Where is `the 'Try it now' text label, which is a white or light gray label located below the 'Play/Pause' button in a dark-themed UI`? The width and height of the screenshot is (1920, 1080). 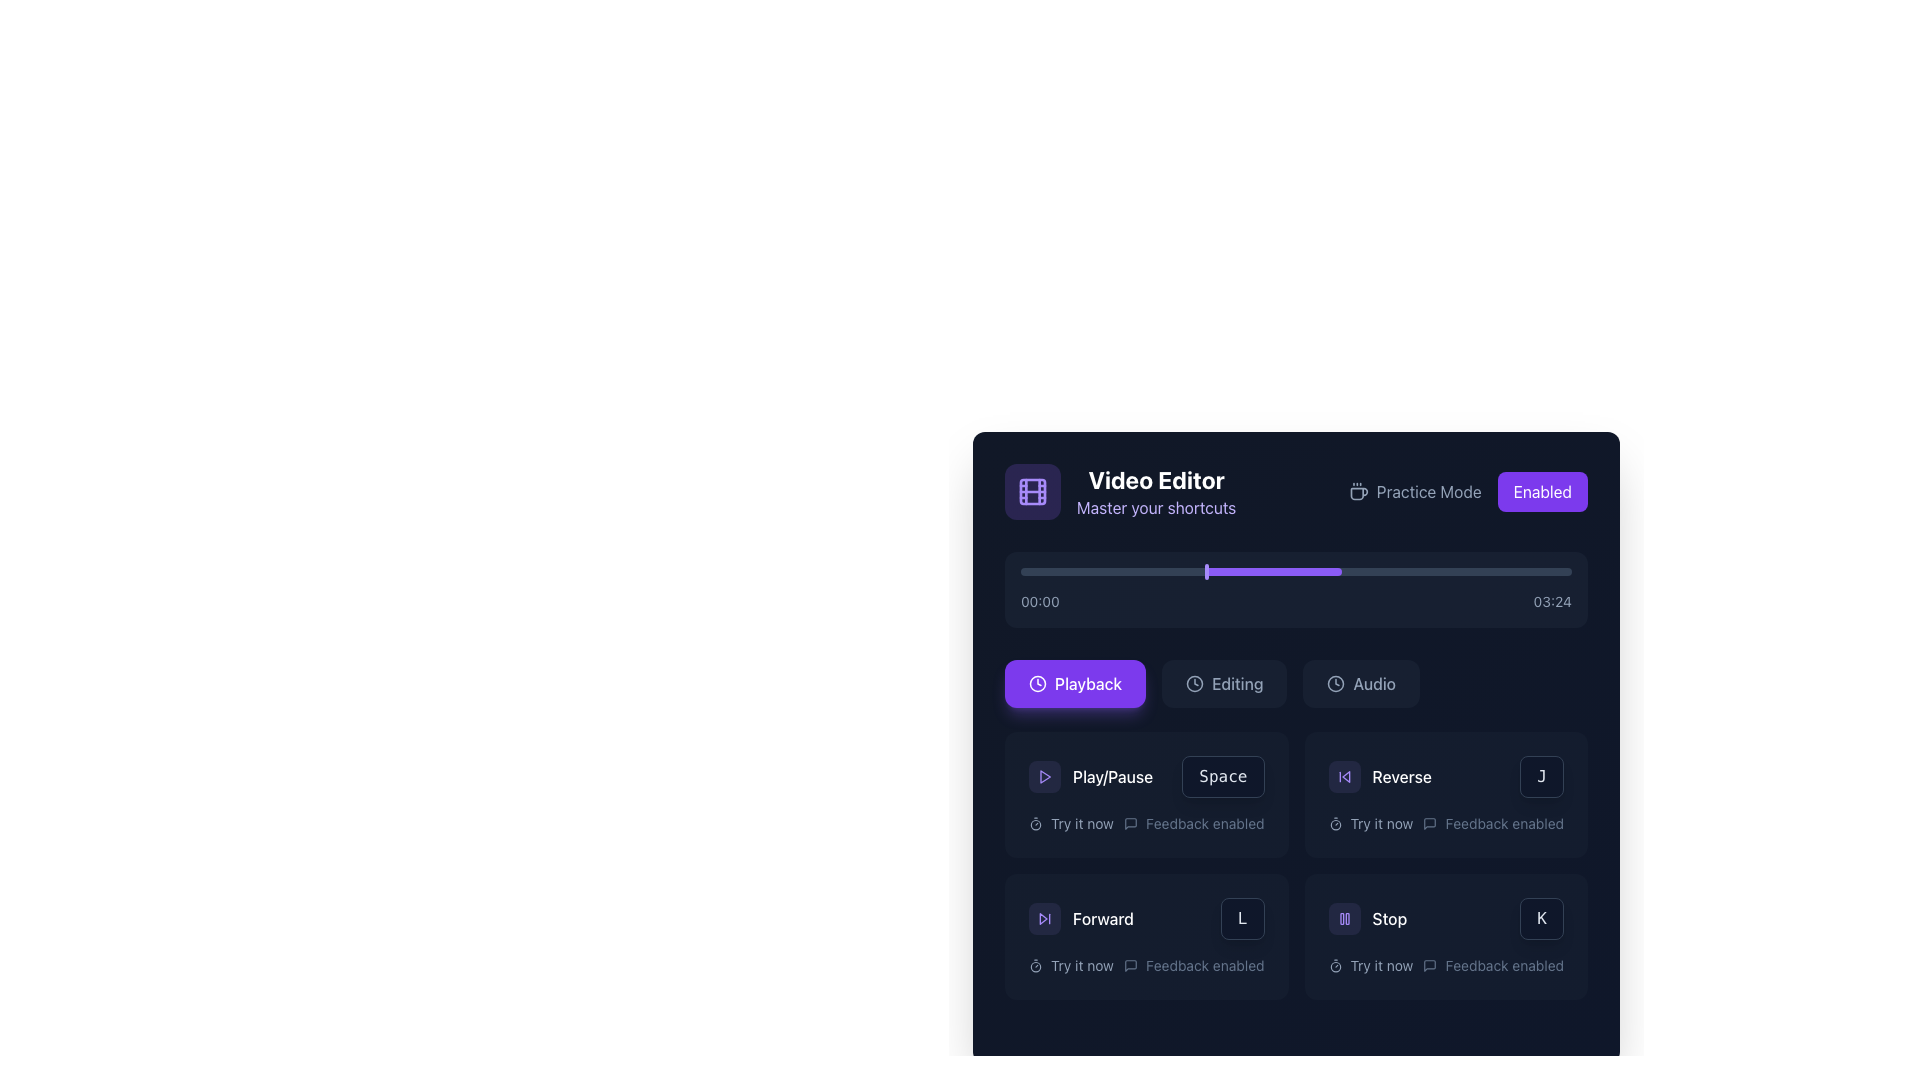 the 'Try it now' text label, which is a white or light gray label located below the 'Play/Pause' button in a dark-themed UI is located at coordinates (1081, 824).